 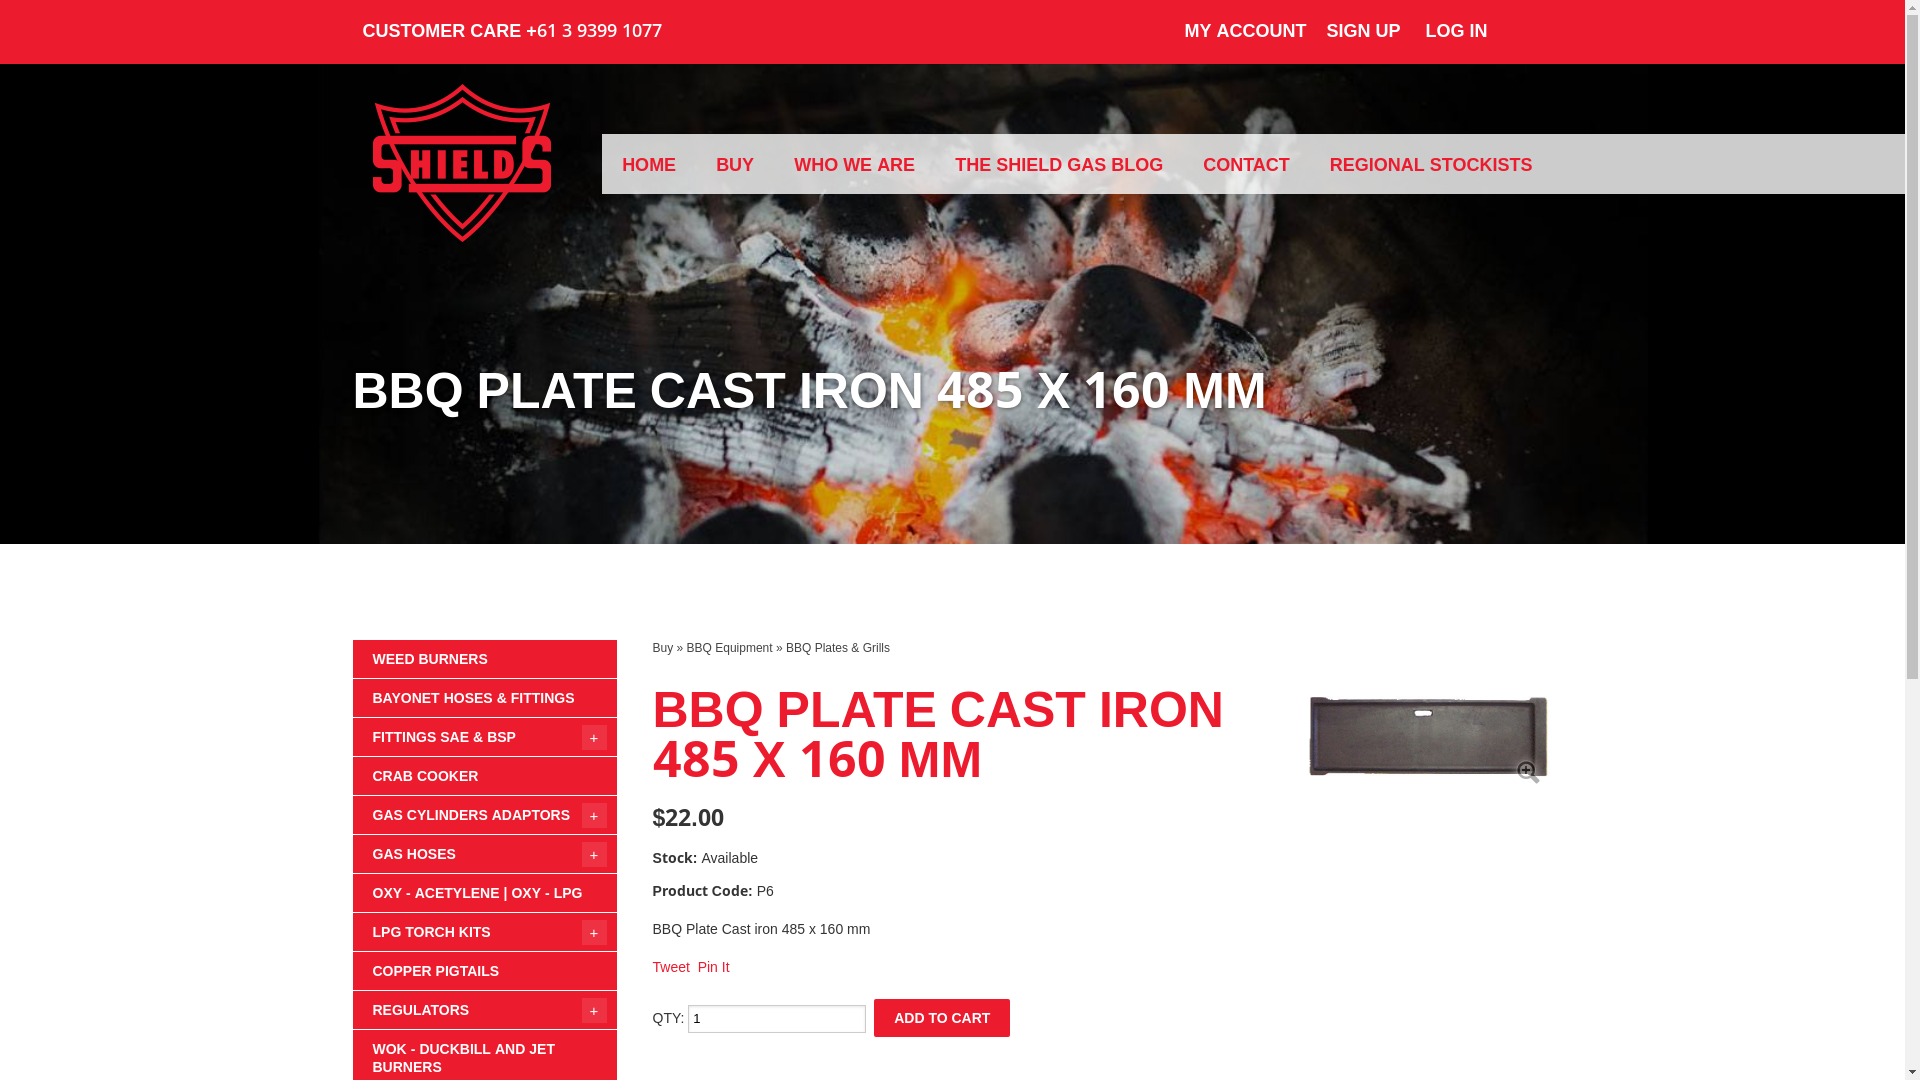 I want to click on 'OXY - ACETYLENE | OXY - LPG', so click(x=484, y=892).